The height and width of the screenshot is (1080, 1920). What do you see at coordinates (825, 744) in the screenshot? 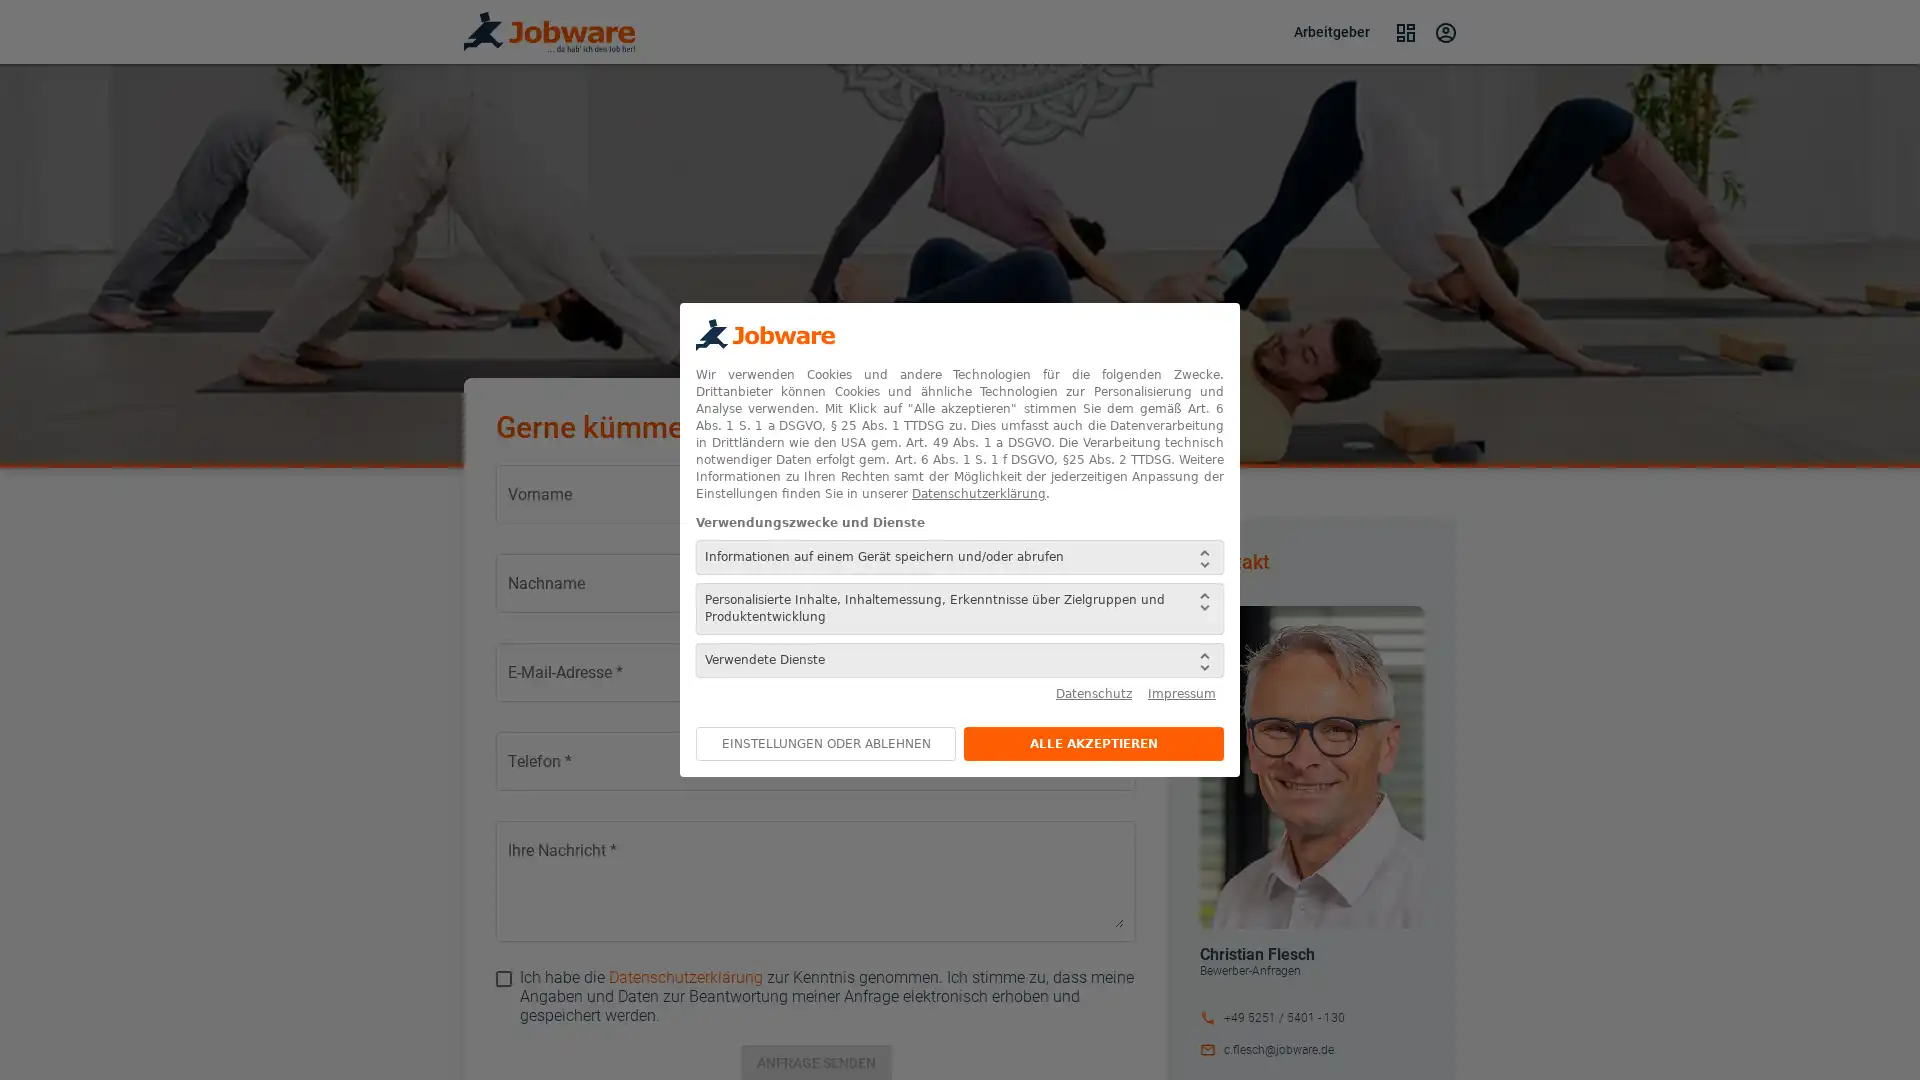
I see `EINSTELLUNGEN ODER ABLEHNEN` at bounding box center [825, 744].